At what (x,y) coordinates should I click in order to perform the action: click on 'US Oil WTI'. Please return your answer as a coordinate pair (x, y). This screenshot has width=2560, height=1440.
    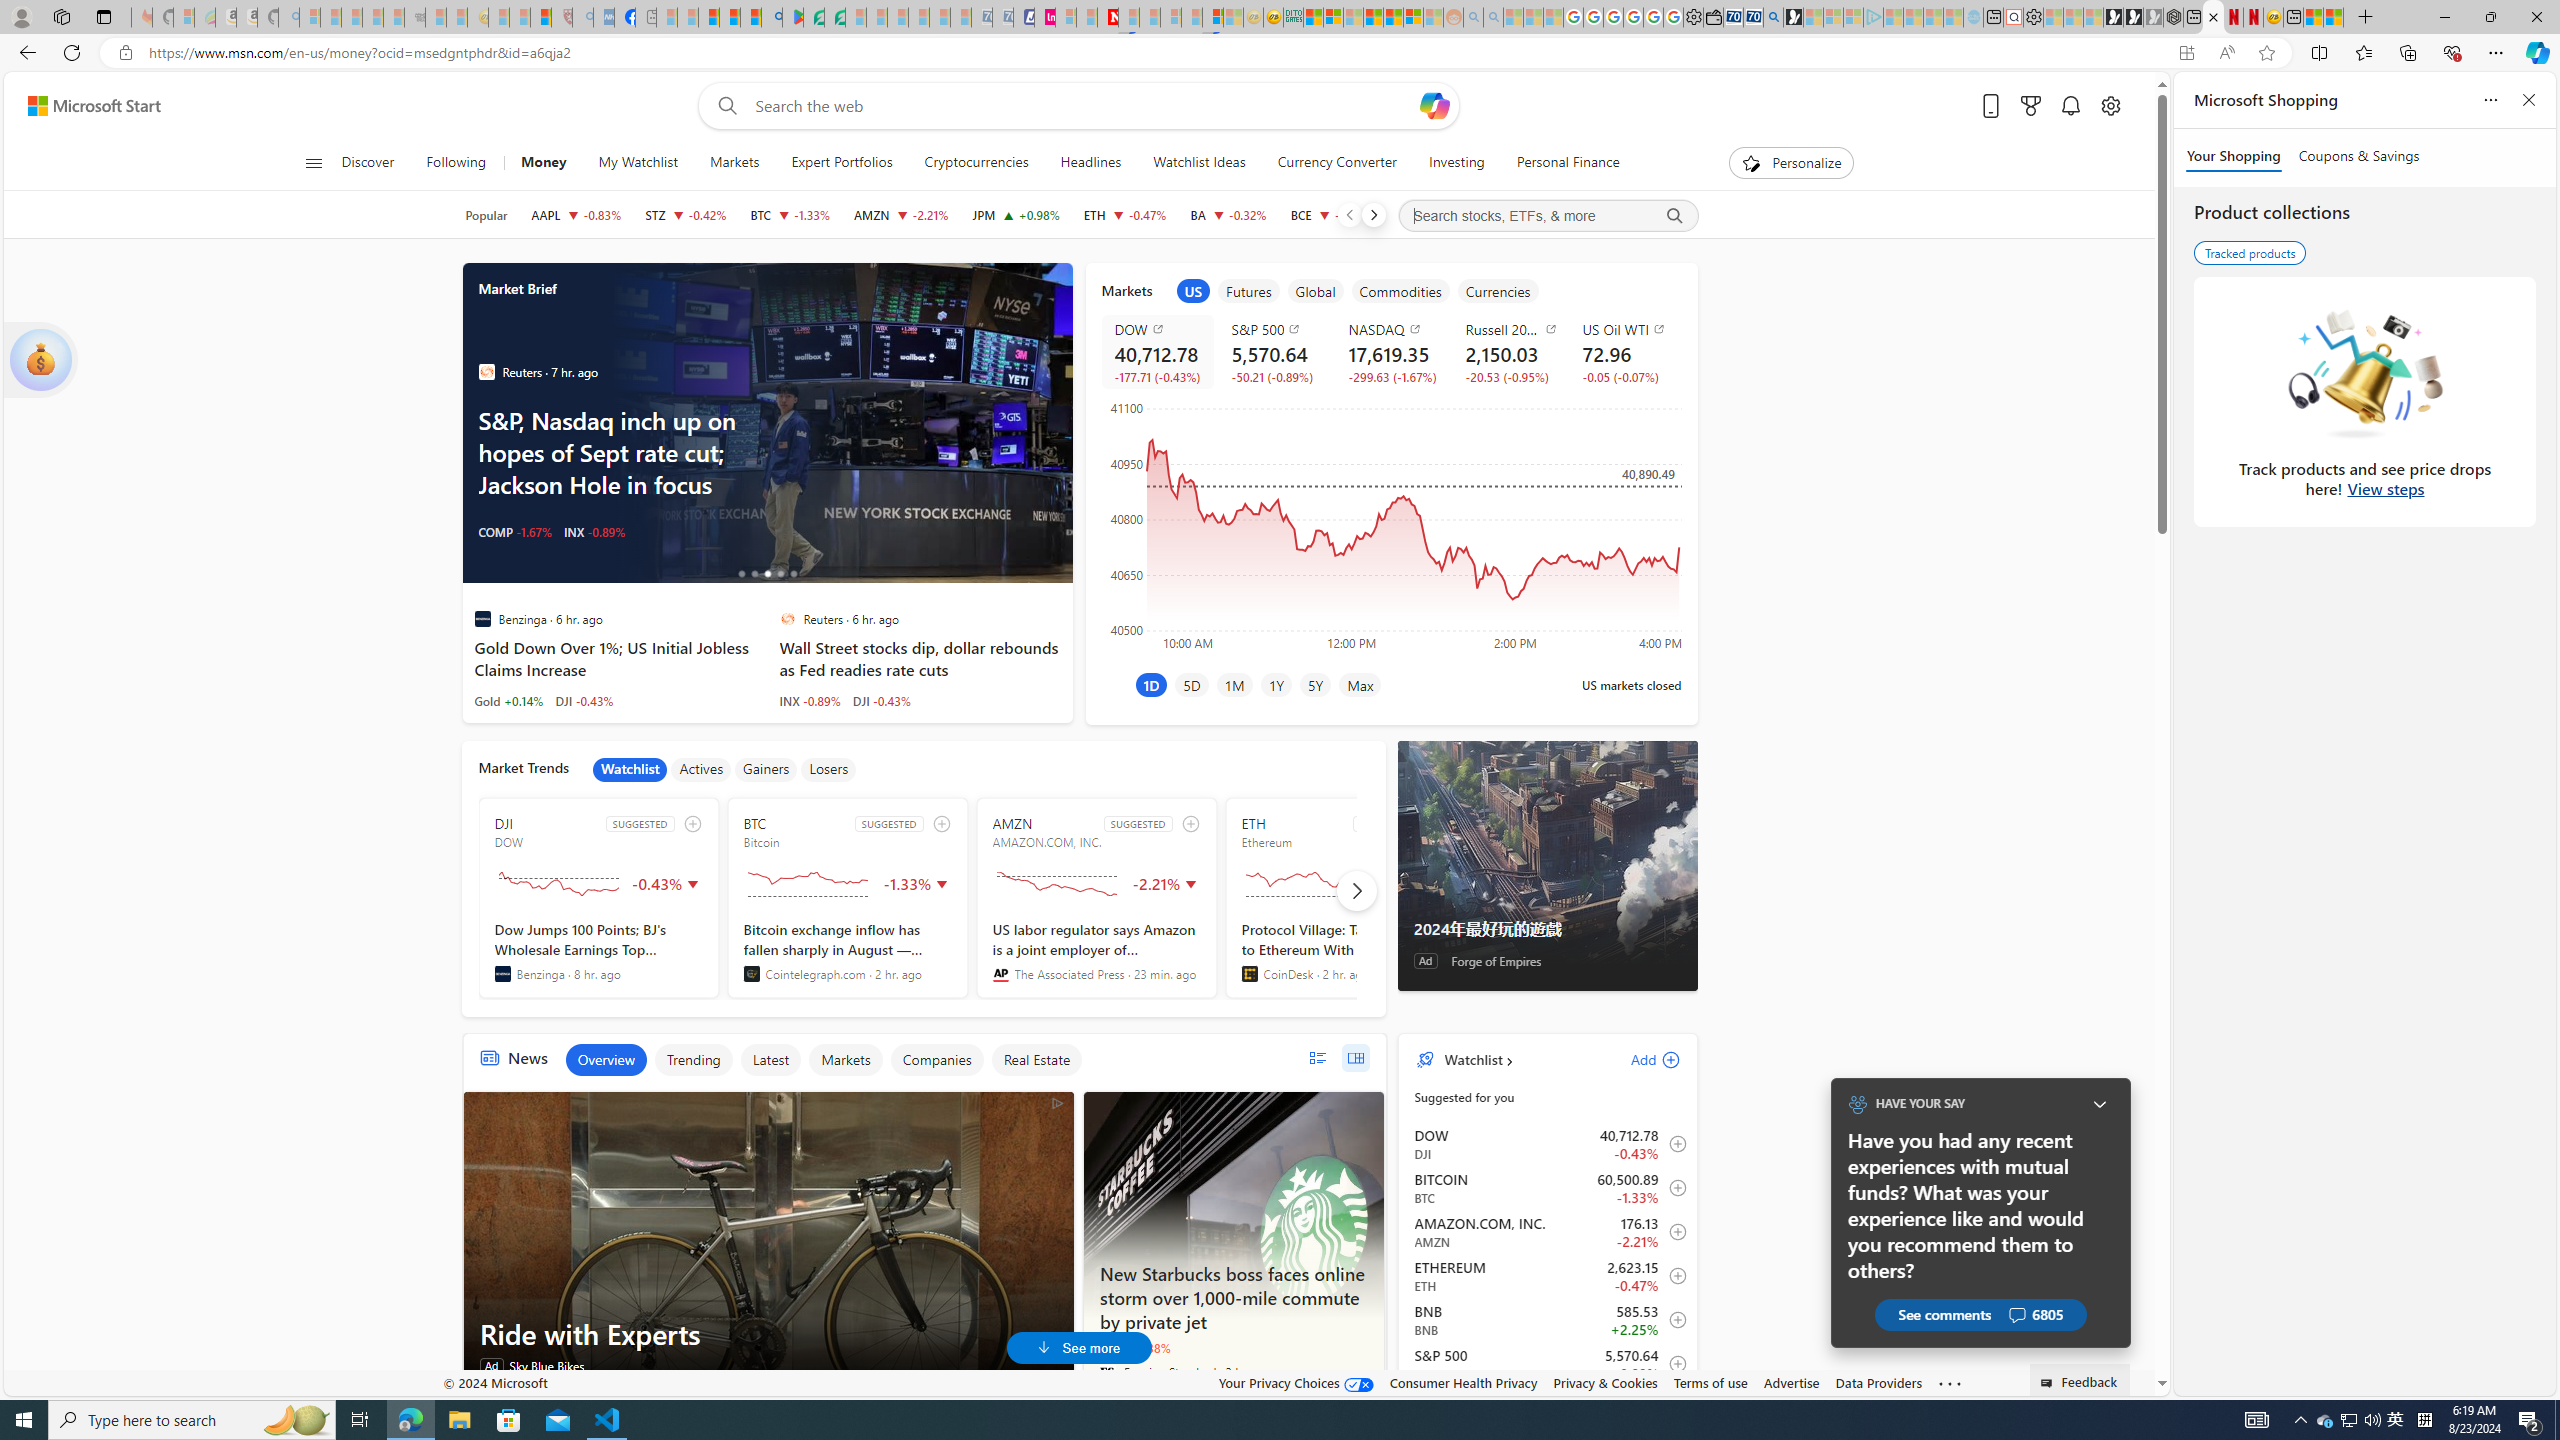
    Looking at the image, I should click on (1628, 329).